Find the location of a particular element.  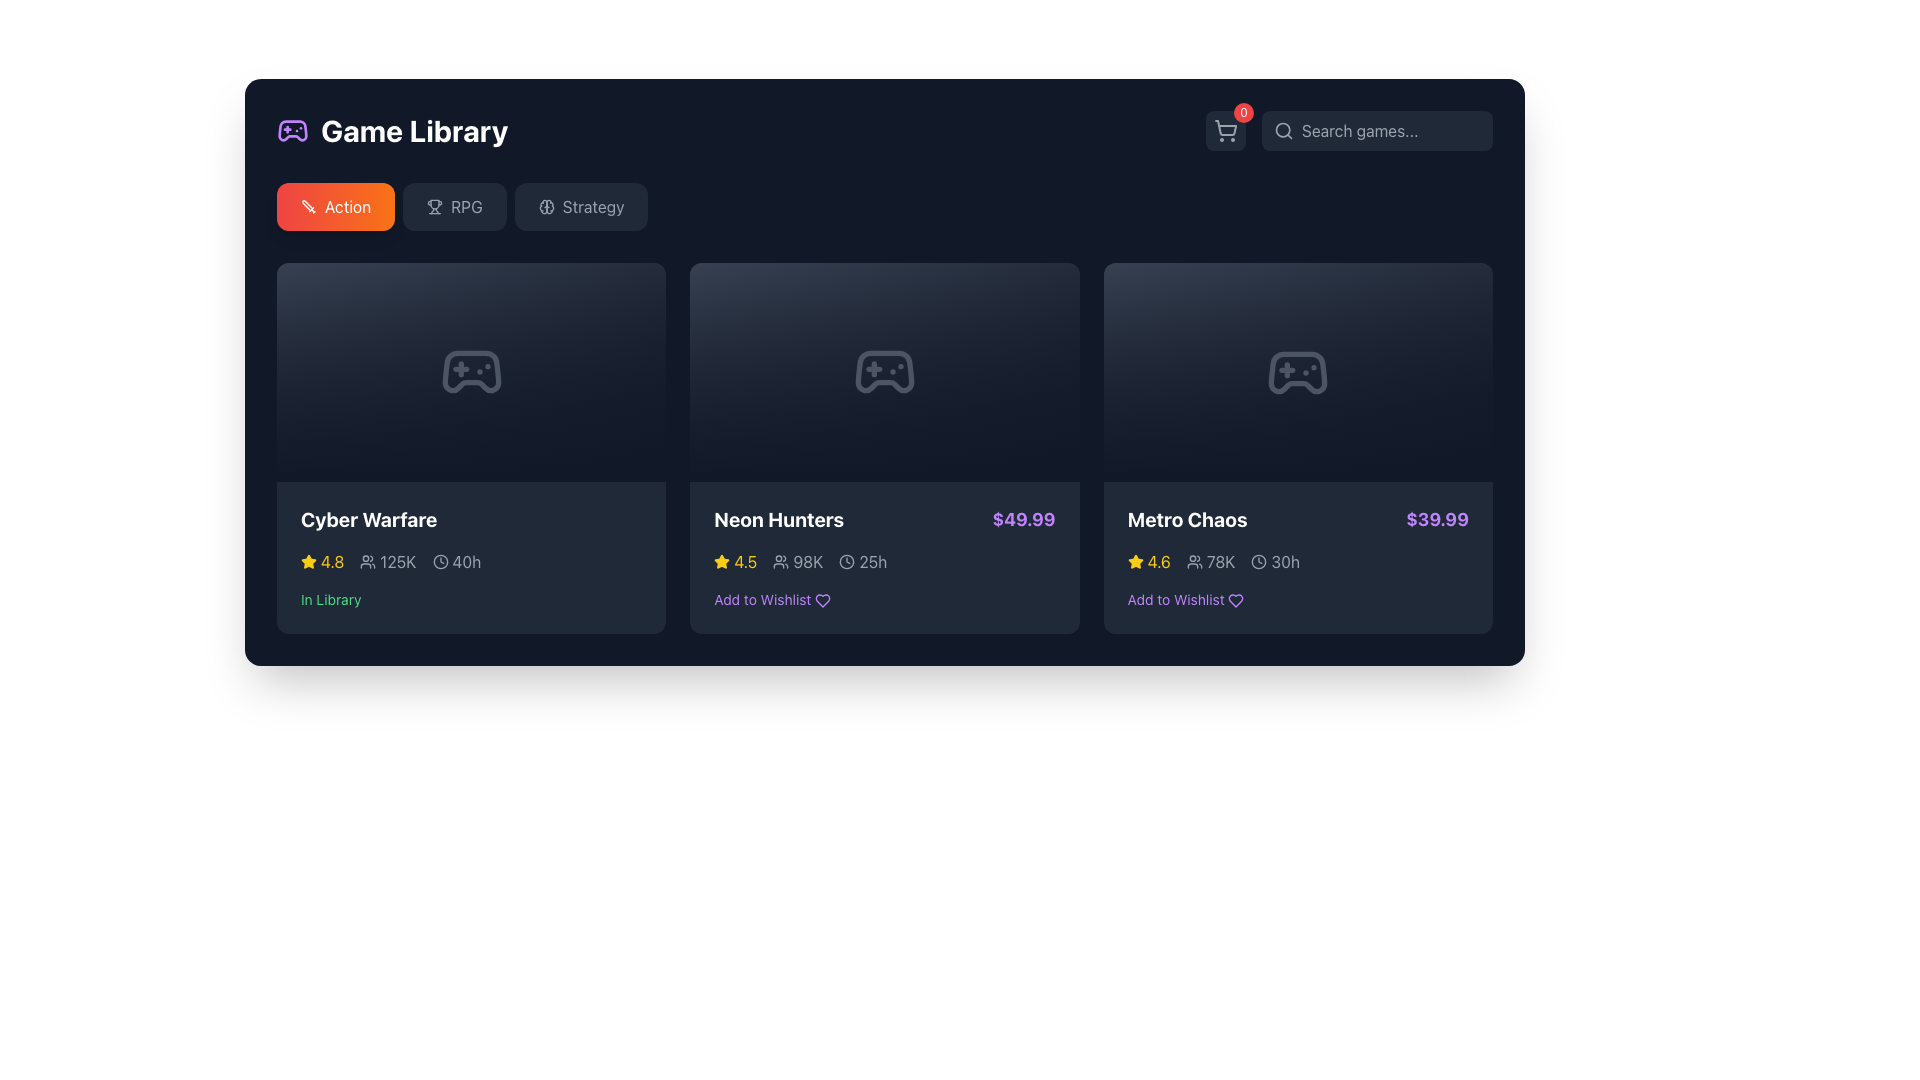

the shopping cart icon located at the top-right corner of the interface is located at coordinates (1224, 131).